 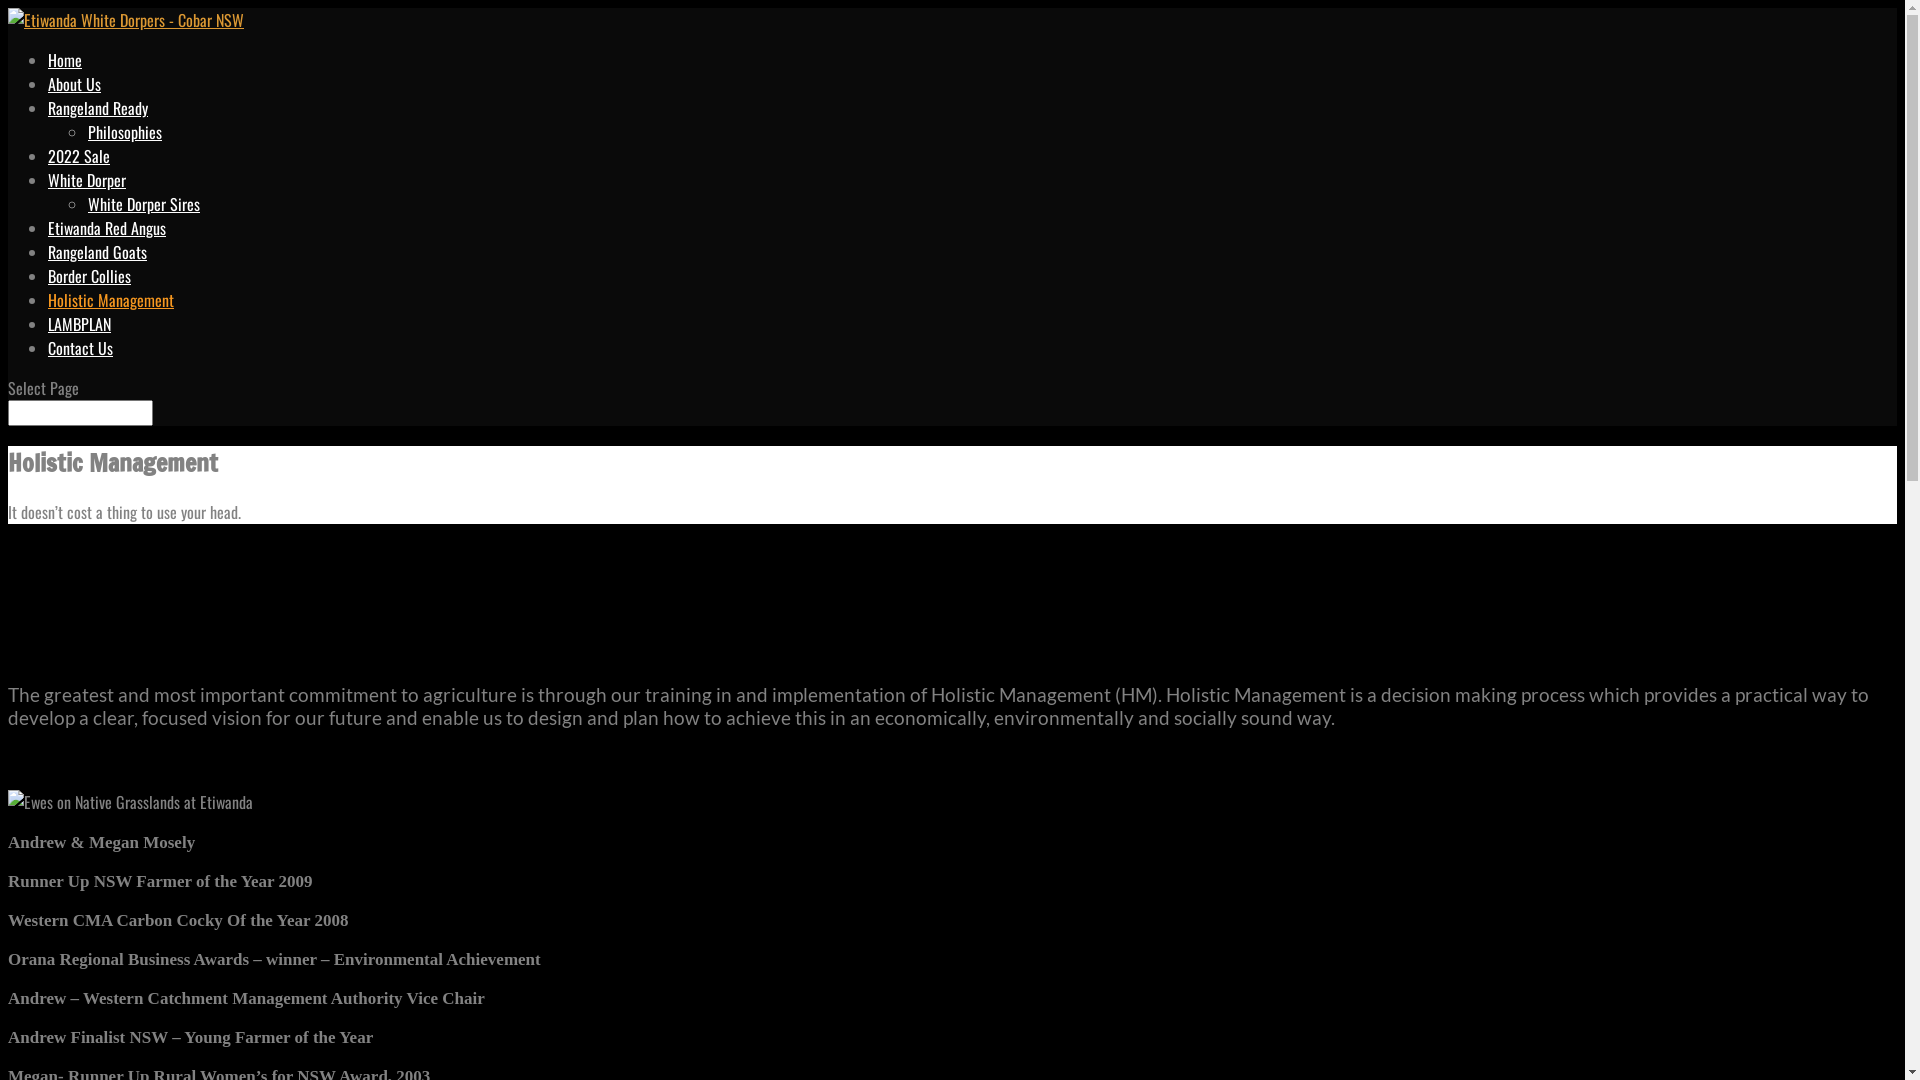 What do you see at coordinates (88, 276) in the screenshot?
I see `'Border Collies'` at bounding box center [88, 276].